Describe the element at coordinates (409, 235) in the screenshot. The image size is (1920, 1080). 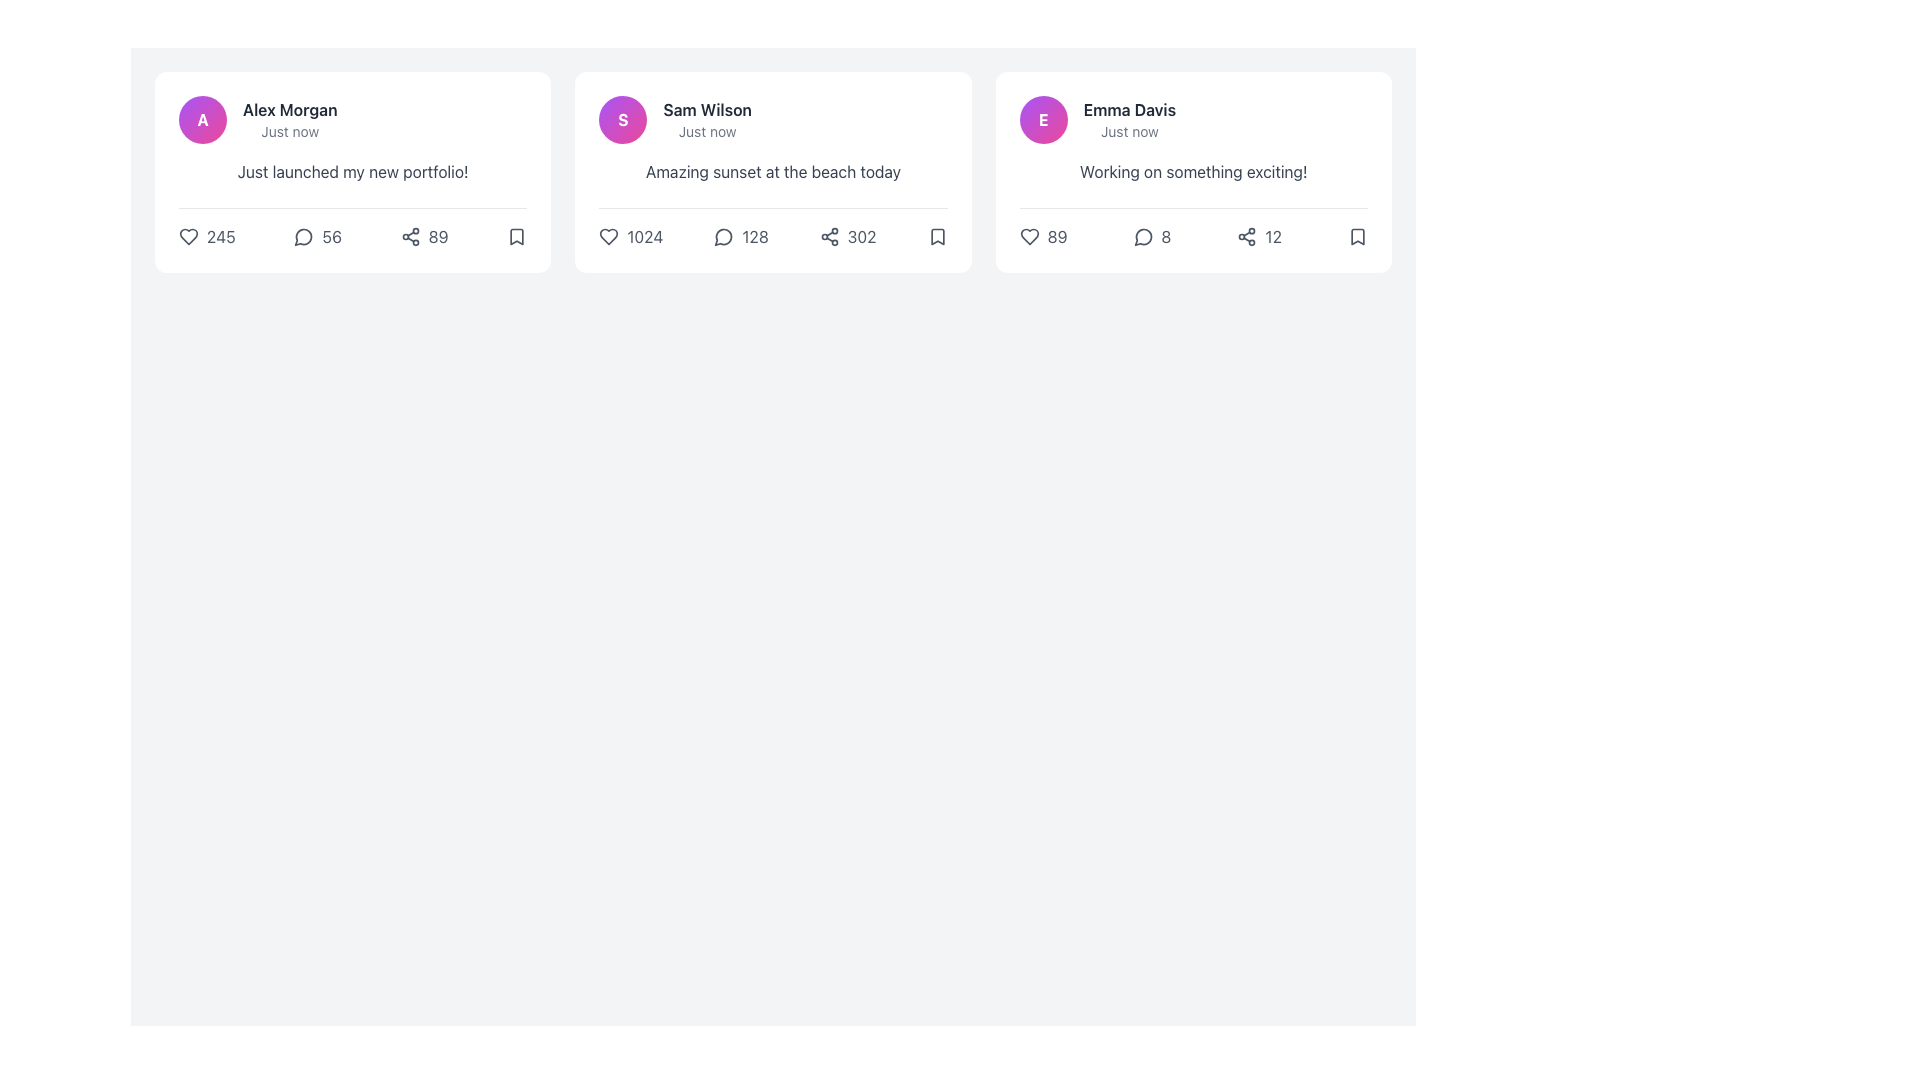
I see `the share icon button, represented as three interconnected circles forming a triangular pattern, located in the lower-right corner of the post card, to trigger a tooltip or feedback` at that location.